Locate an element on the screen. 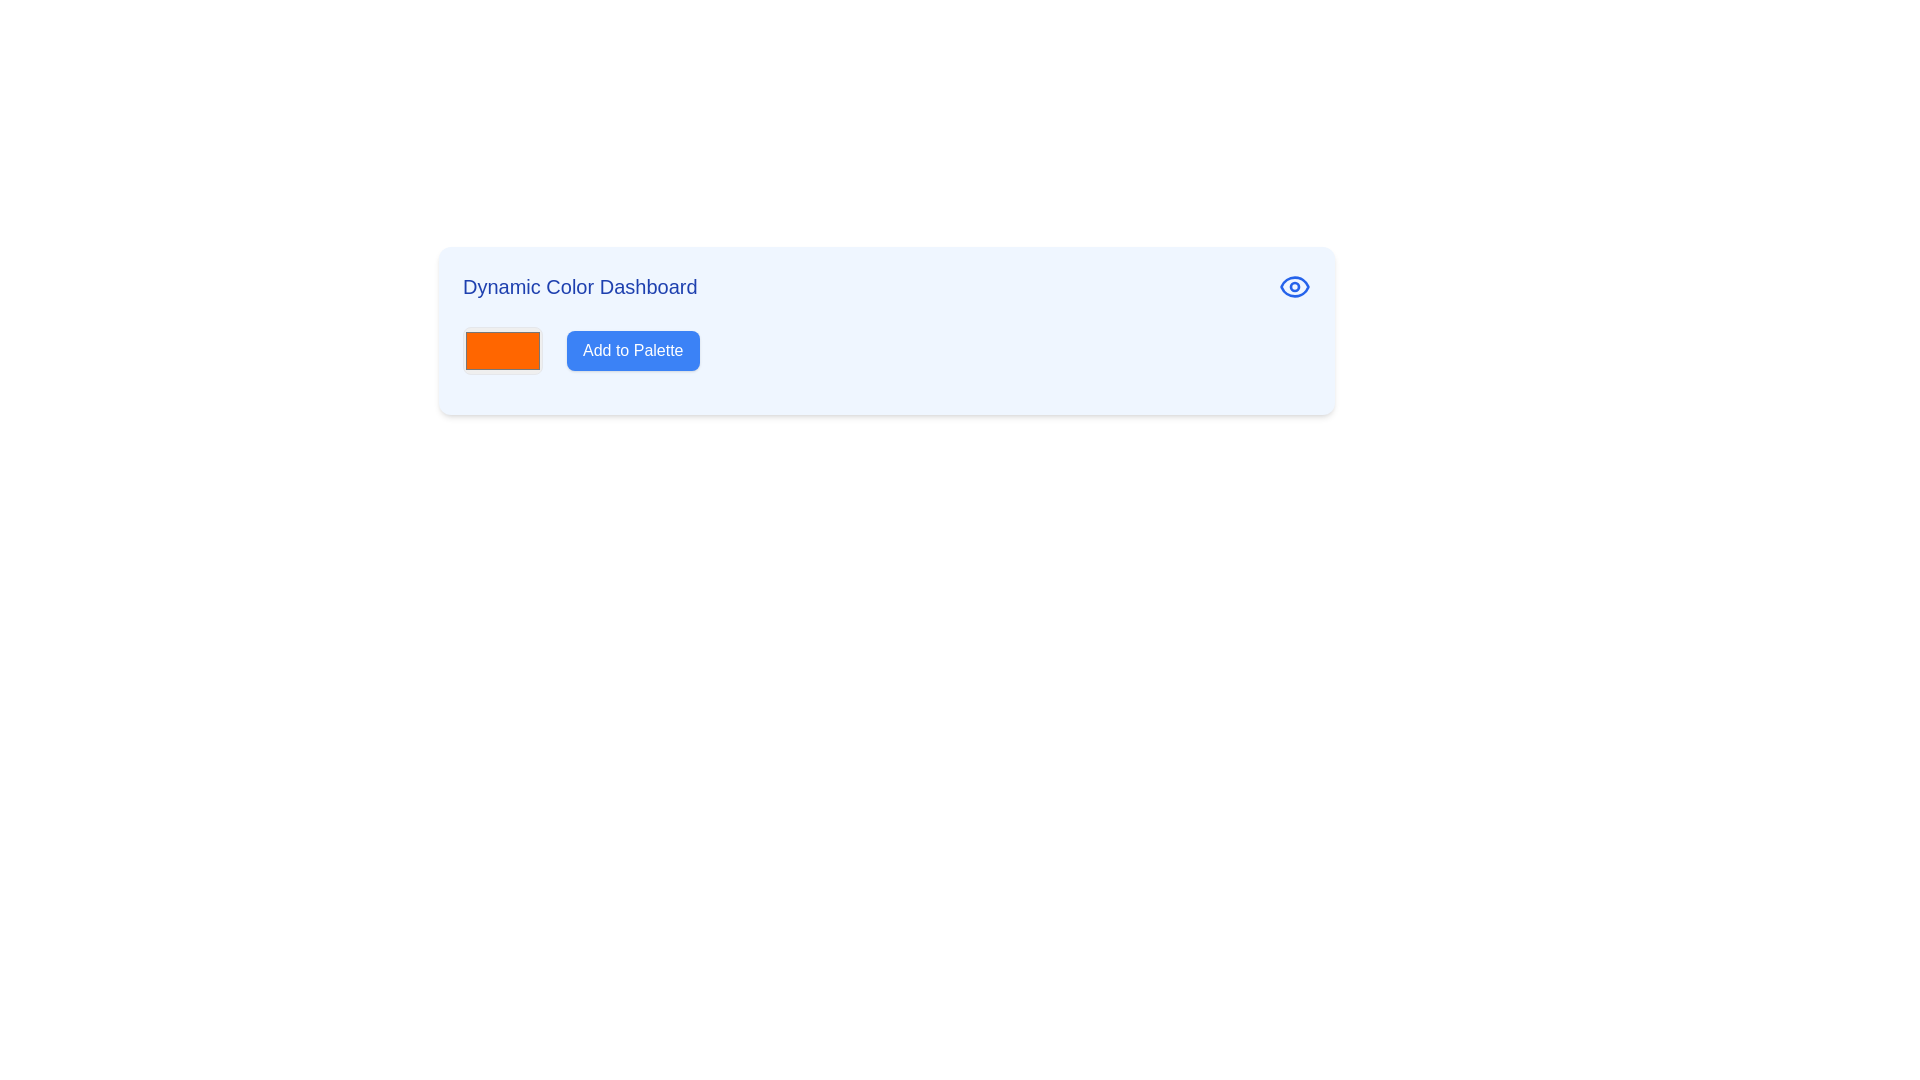 The width and height of the screenshot is (1920, 1080). the Color selection box with the color '#FF6600' in the Dynamic Color Dashboard is located at coordinates (503, 350).